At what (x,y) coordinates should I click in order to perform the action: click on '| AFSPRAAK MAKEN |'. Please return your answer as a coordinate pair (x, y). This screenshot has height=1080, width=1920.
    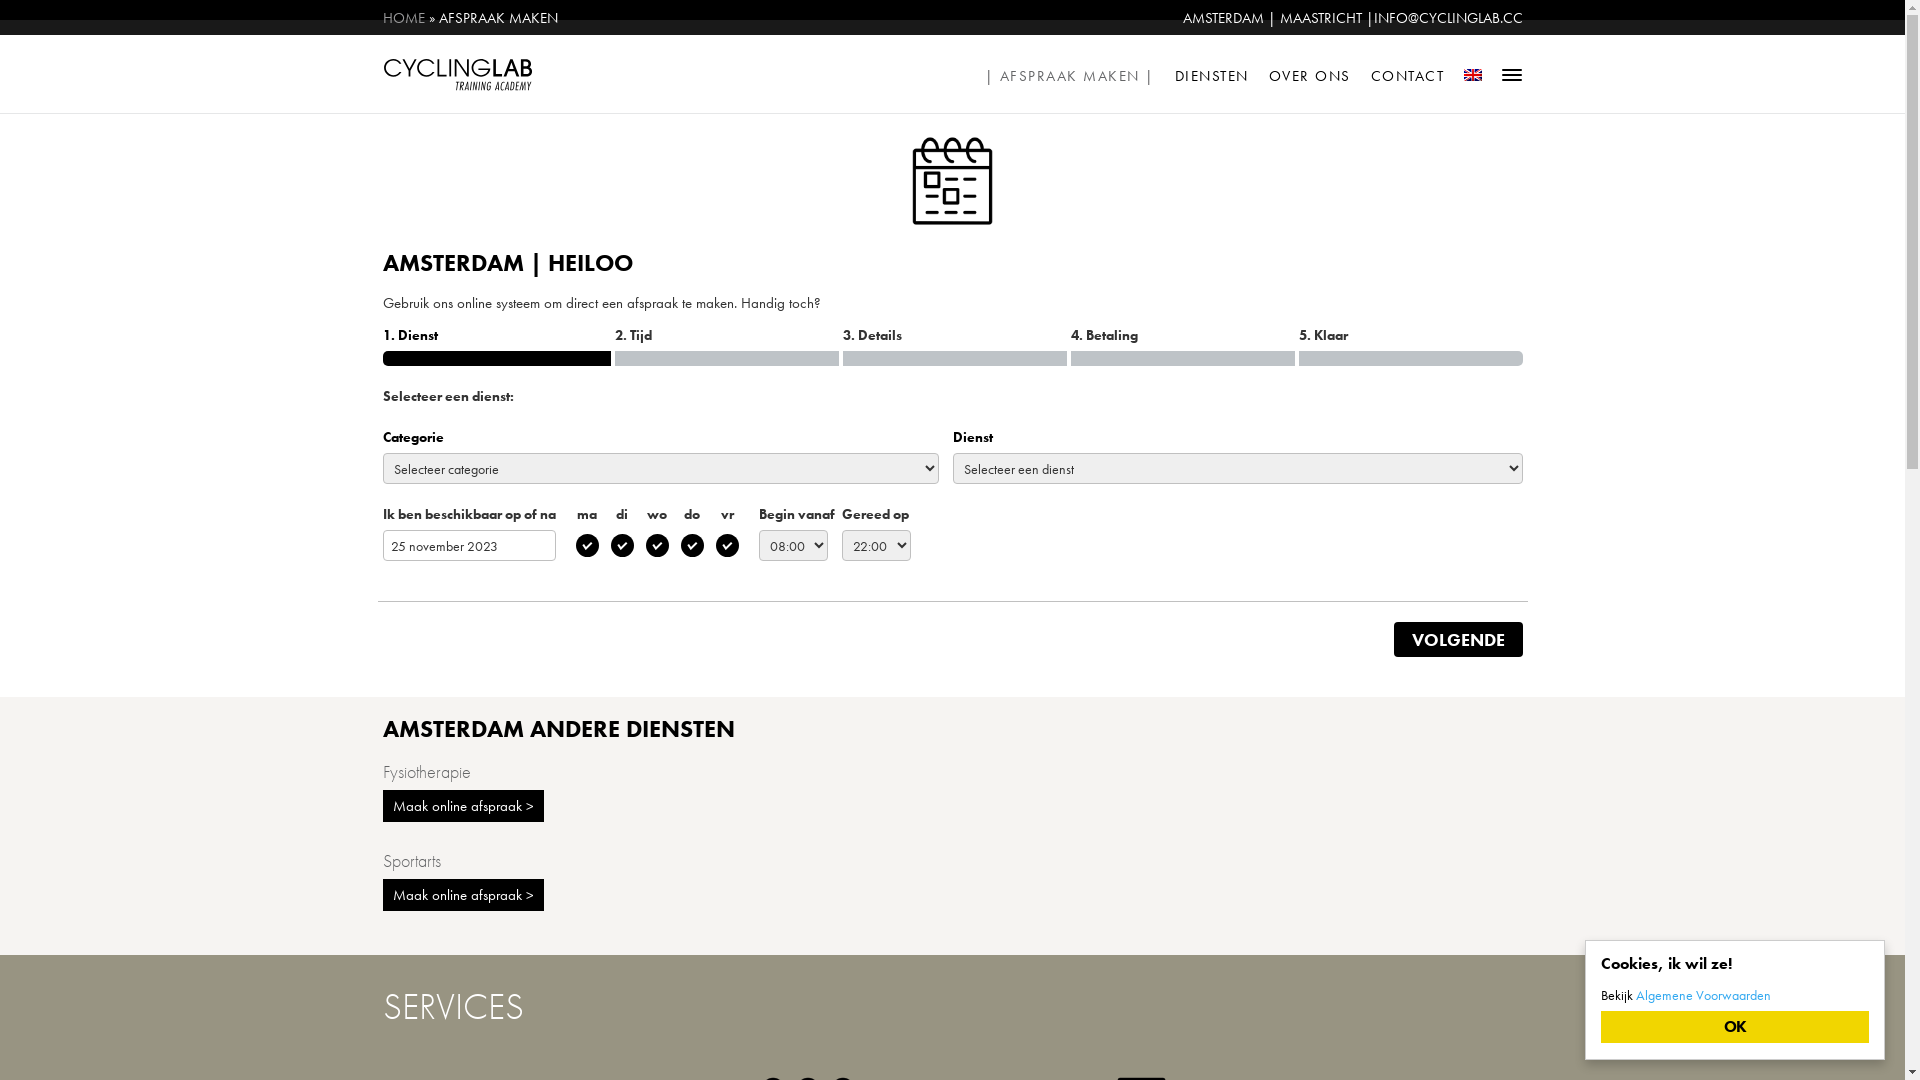
    Looking at the image, I should click on (1069, 72).